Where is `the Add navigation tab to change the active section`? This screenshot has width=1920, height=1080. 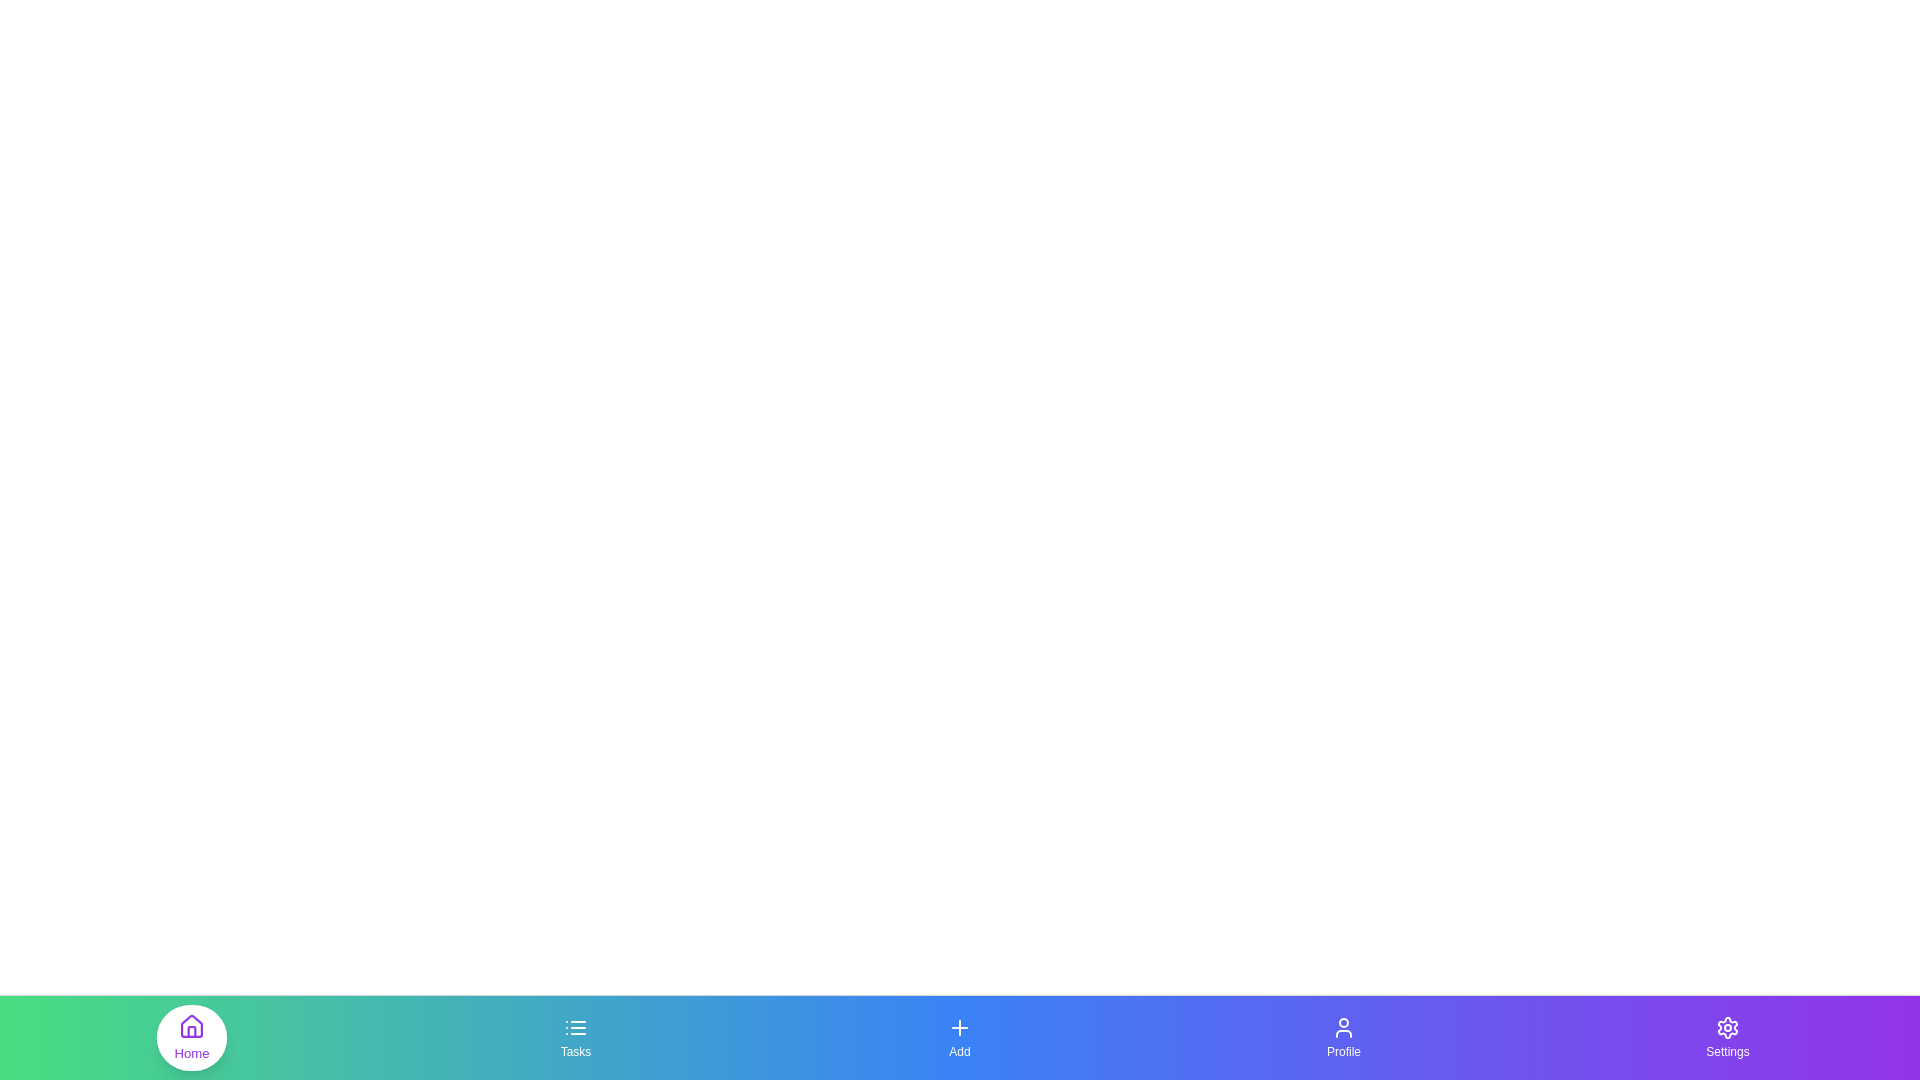
the Add navigation tab to change the active section is located at coordinates (960, 1036).